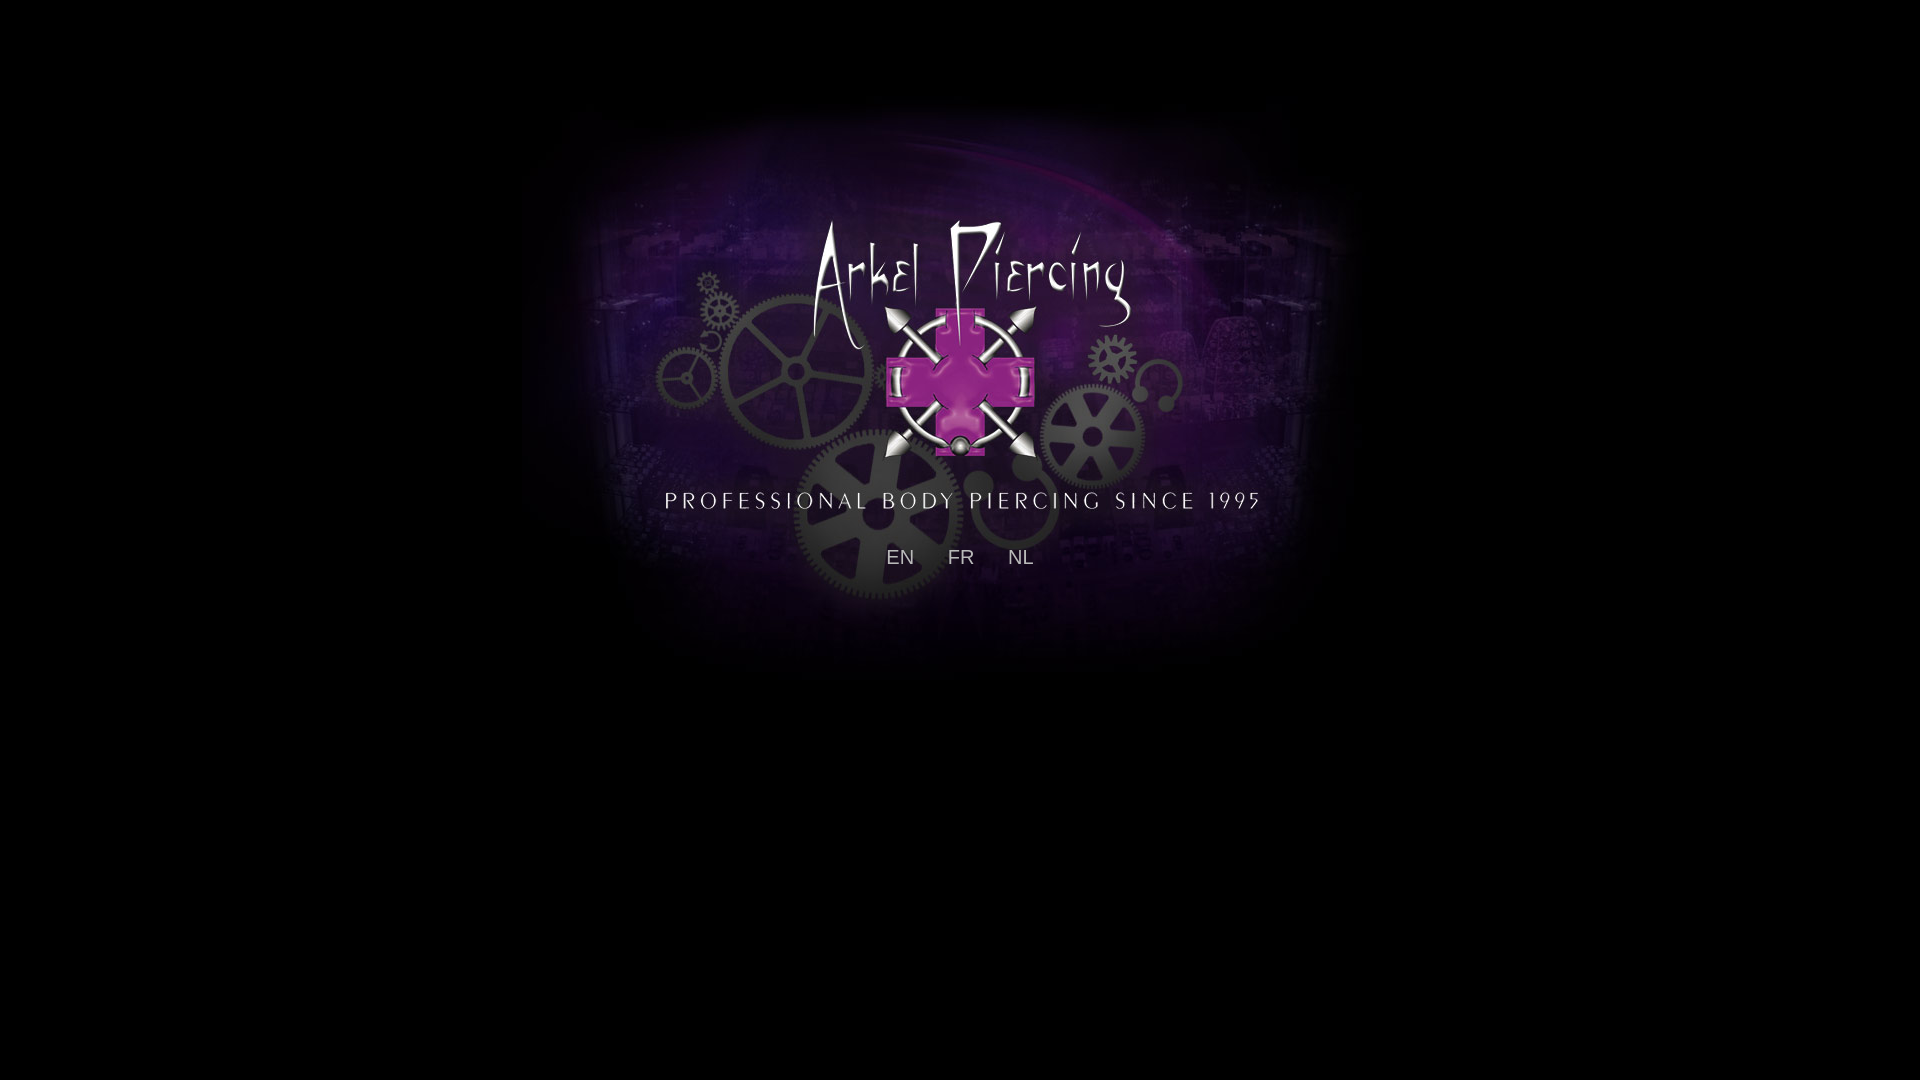 The height and width of the screenshot is (1080, 1920). Describe the element at coordinates (899, 556) in the screenshot. I see `'EN'` at that location.